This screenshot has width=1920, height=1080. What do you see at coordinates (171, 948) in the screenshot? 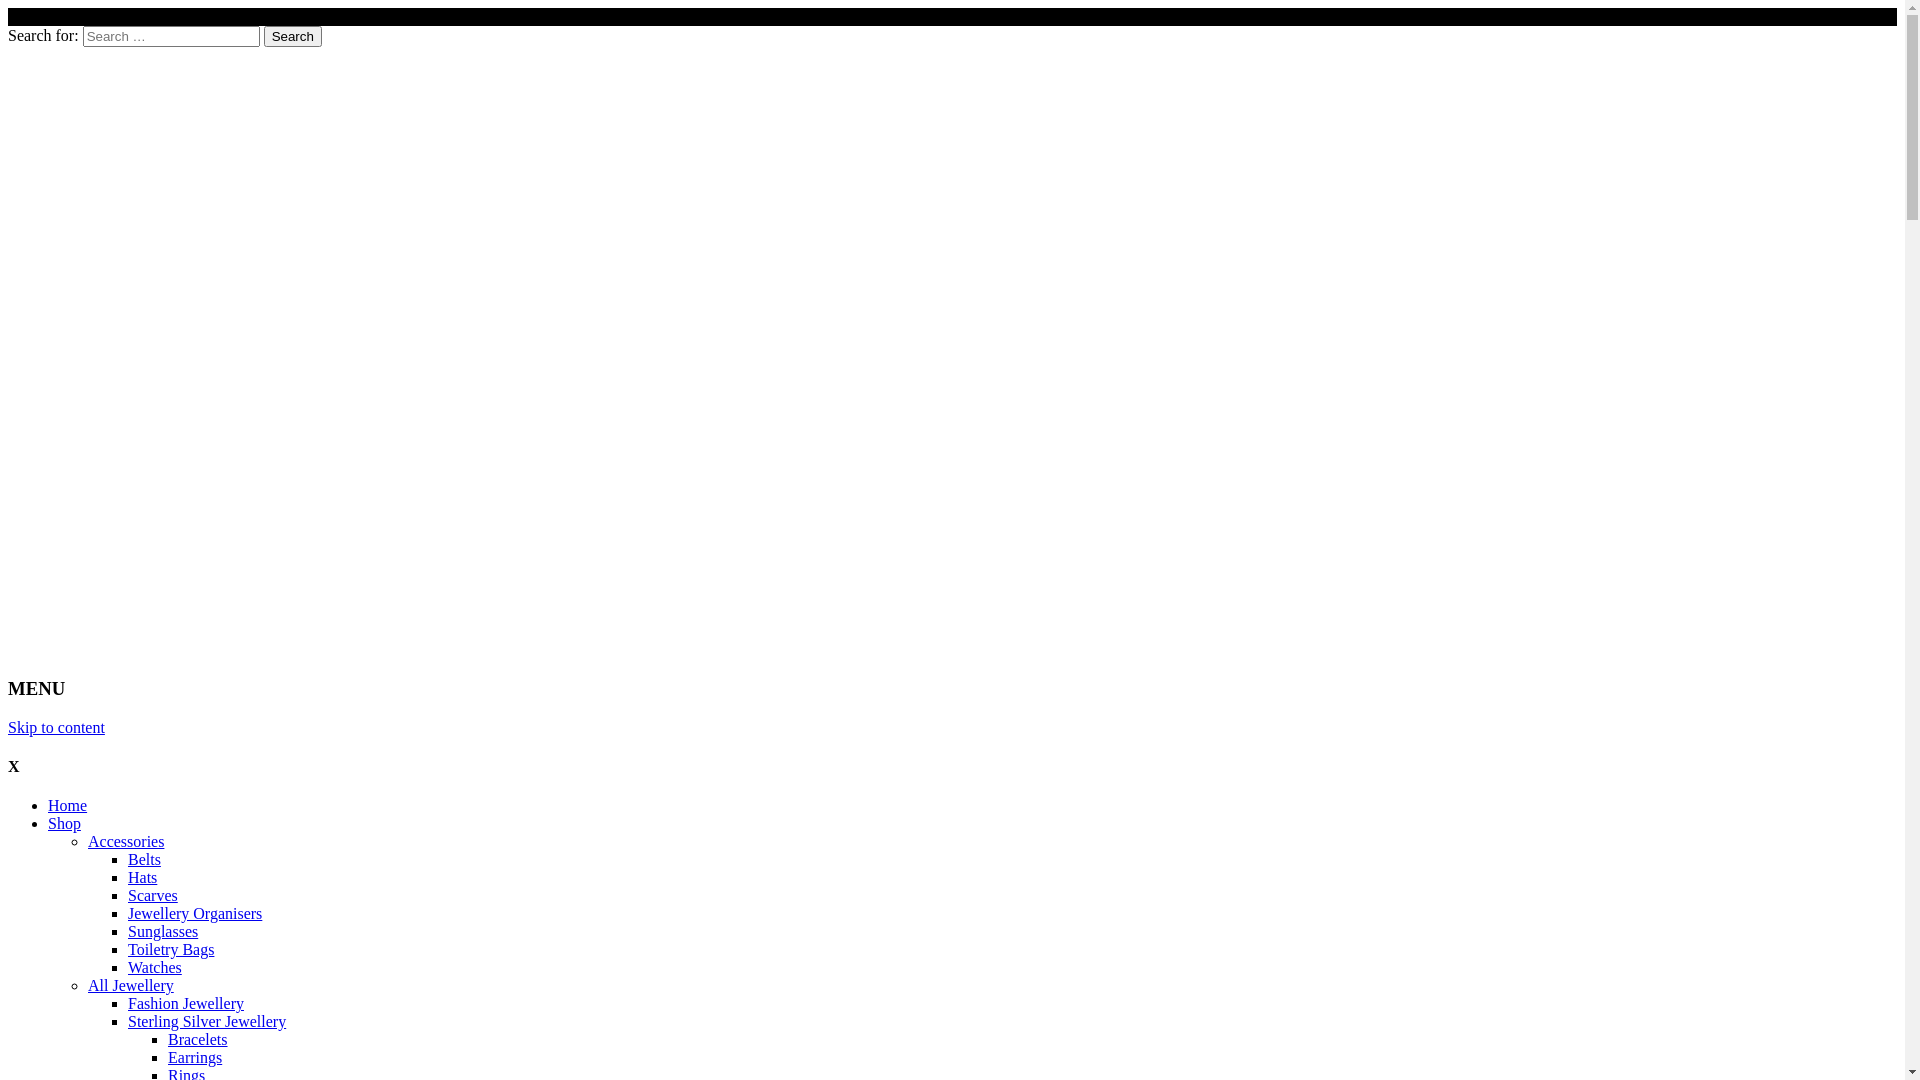
I see `'Toiletry Bags'` at bounding box center [171, 948].